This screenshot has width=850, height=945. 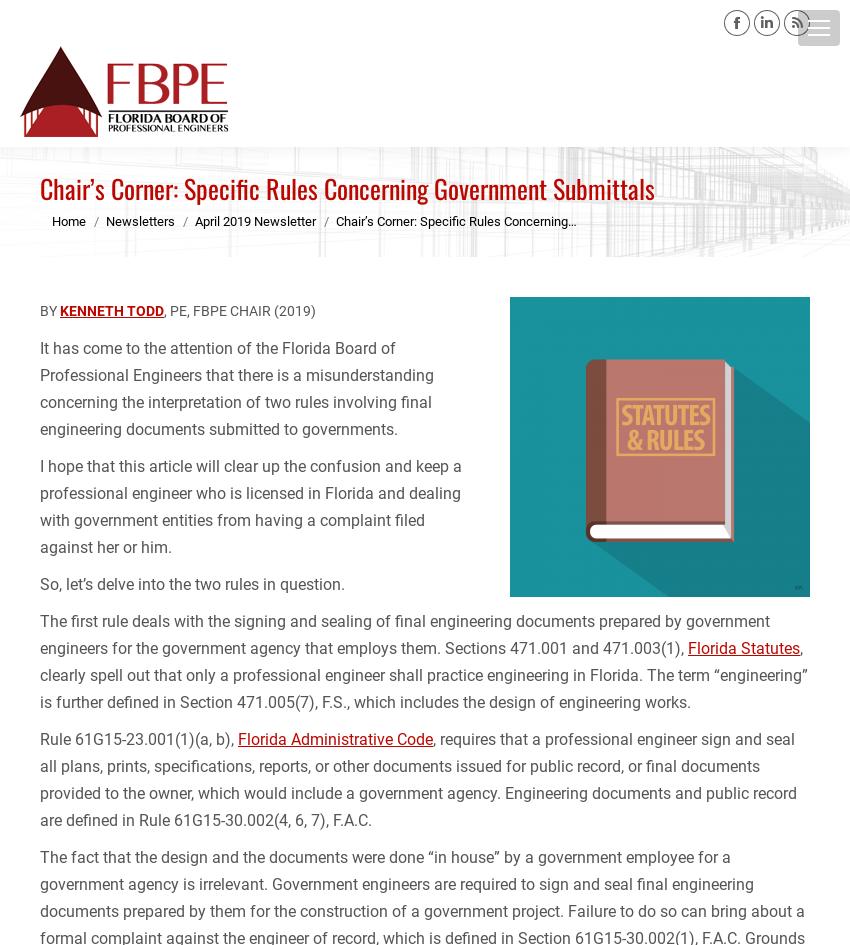 What do you see at coordinates (251, 505) in the screenshot?
I see `'I hope that this article will clear up the confusion and keep a professional engineer who is licensed in Florida and dealing with government entities from having a complaint filed against her or him.'` at bounding box center [251, 505].